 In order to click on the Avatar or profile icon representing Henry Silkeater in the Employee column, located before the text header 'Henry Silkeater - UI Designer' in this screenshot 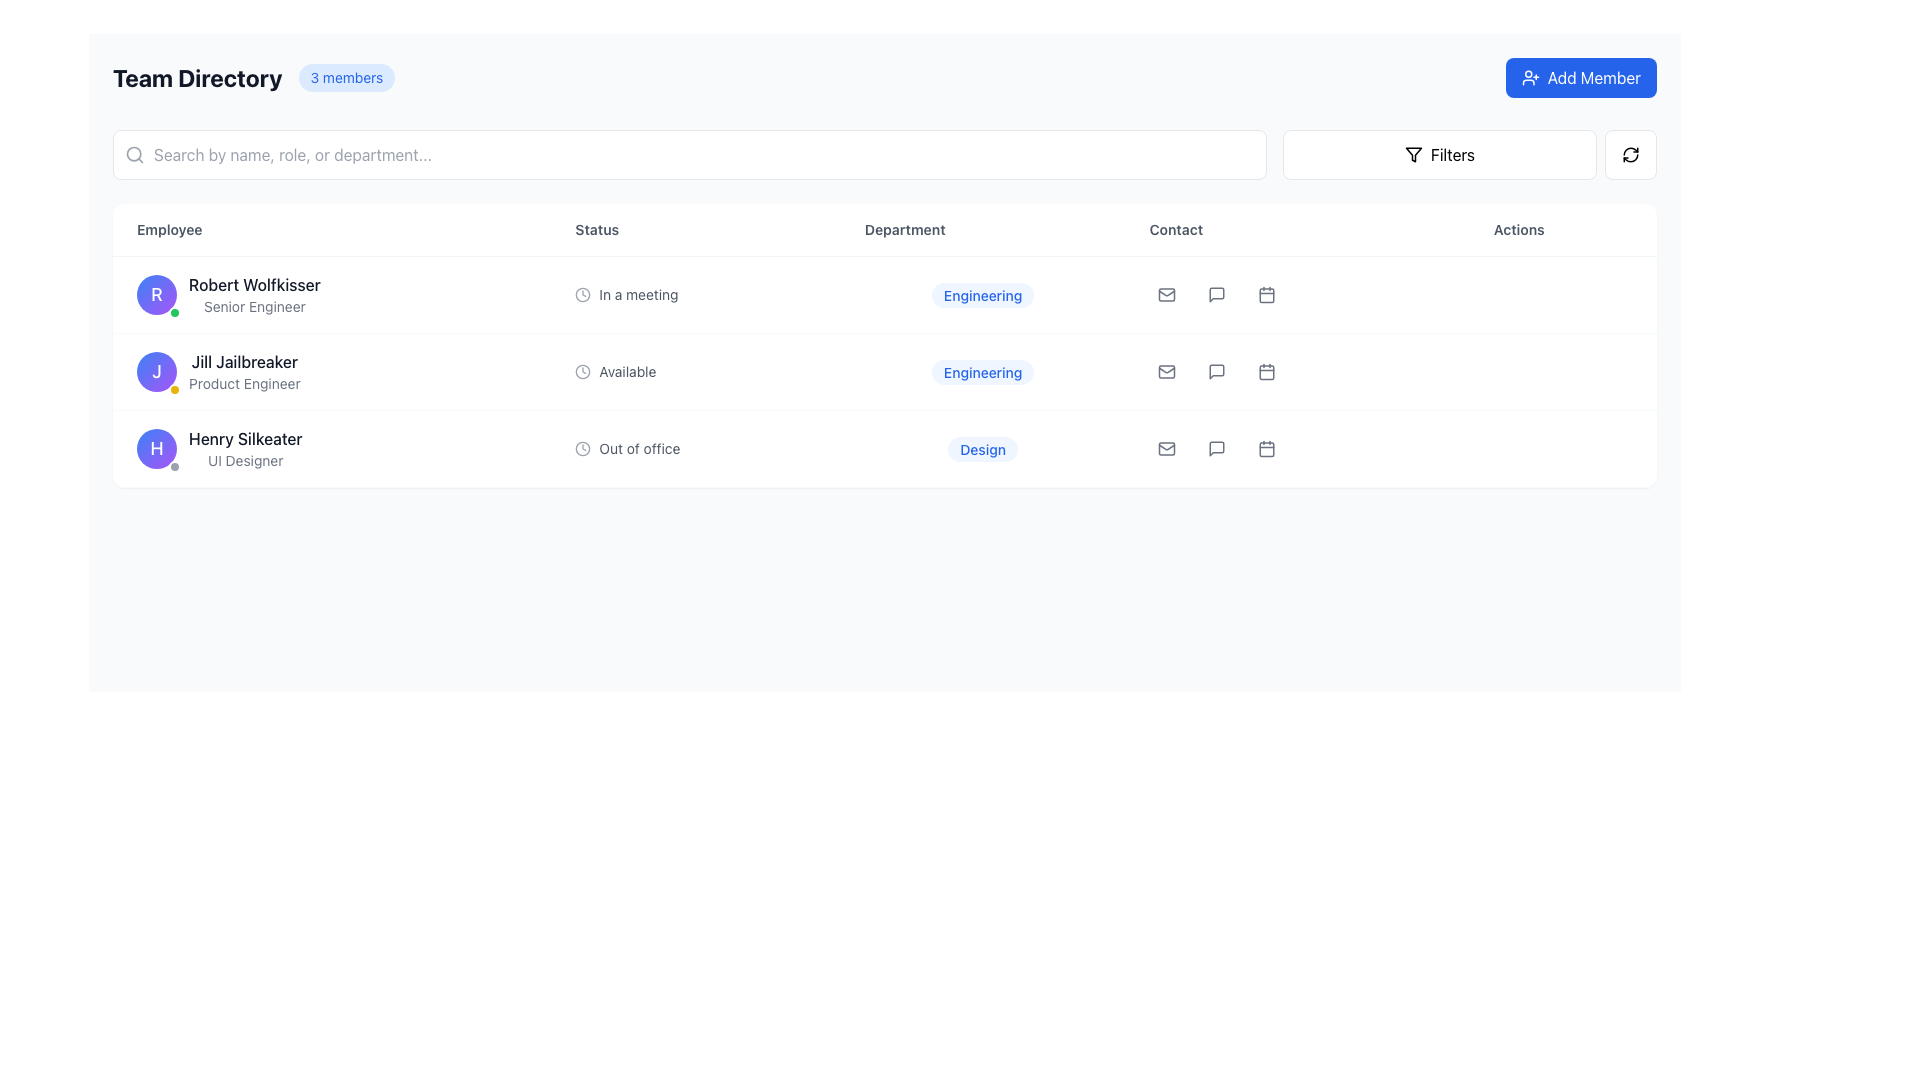, I will do `click(156, 447)`.